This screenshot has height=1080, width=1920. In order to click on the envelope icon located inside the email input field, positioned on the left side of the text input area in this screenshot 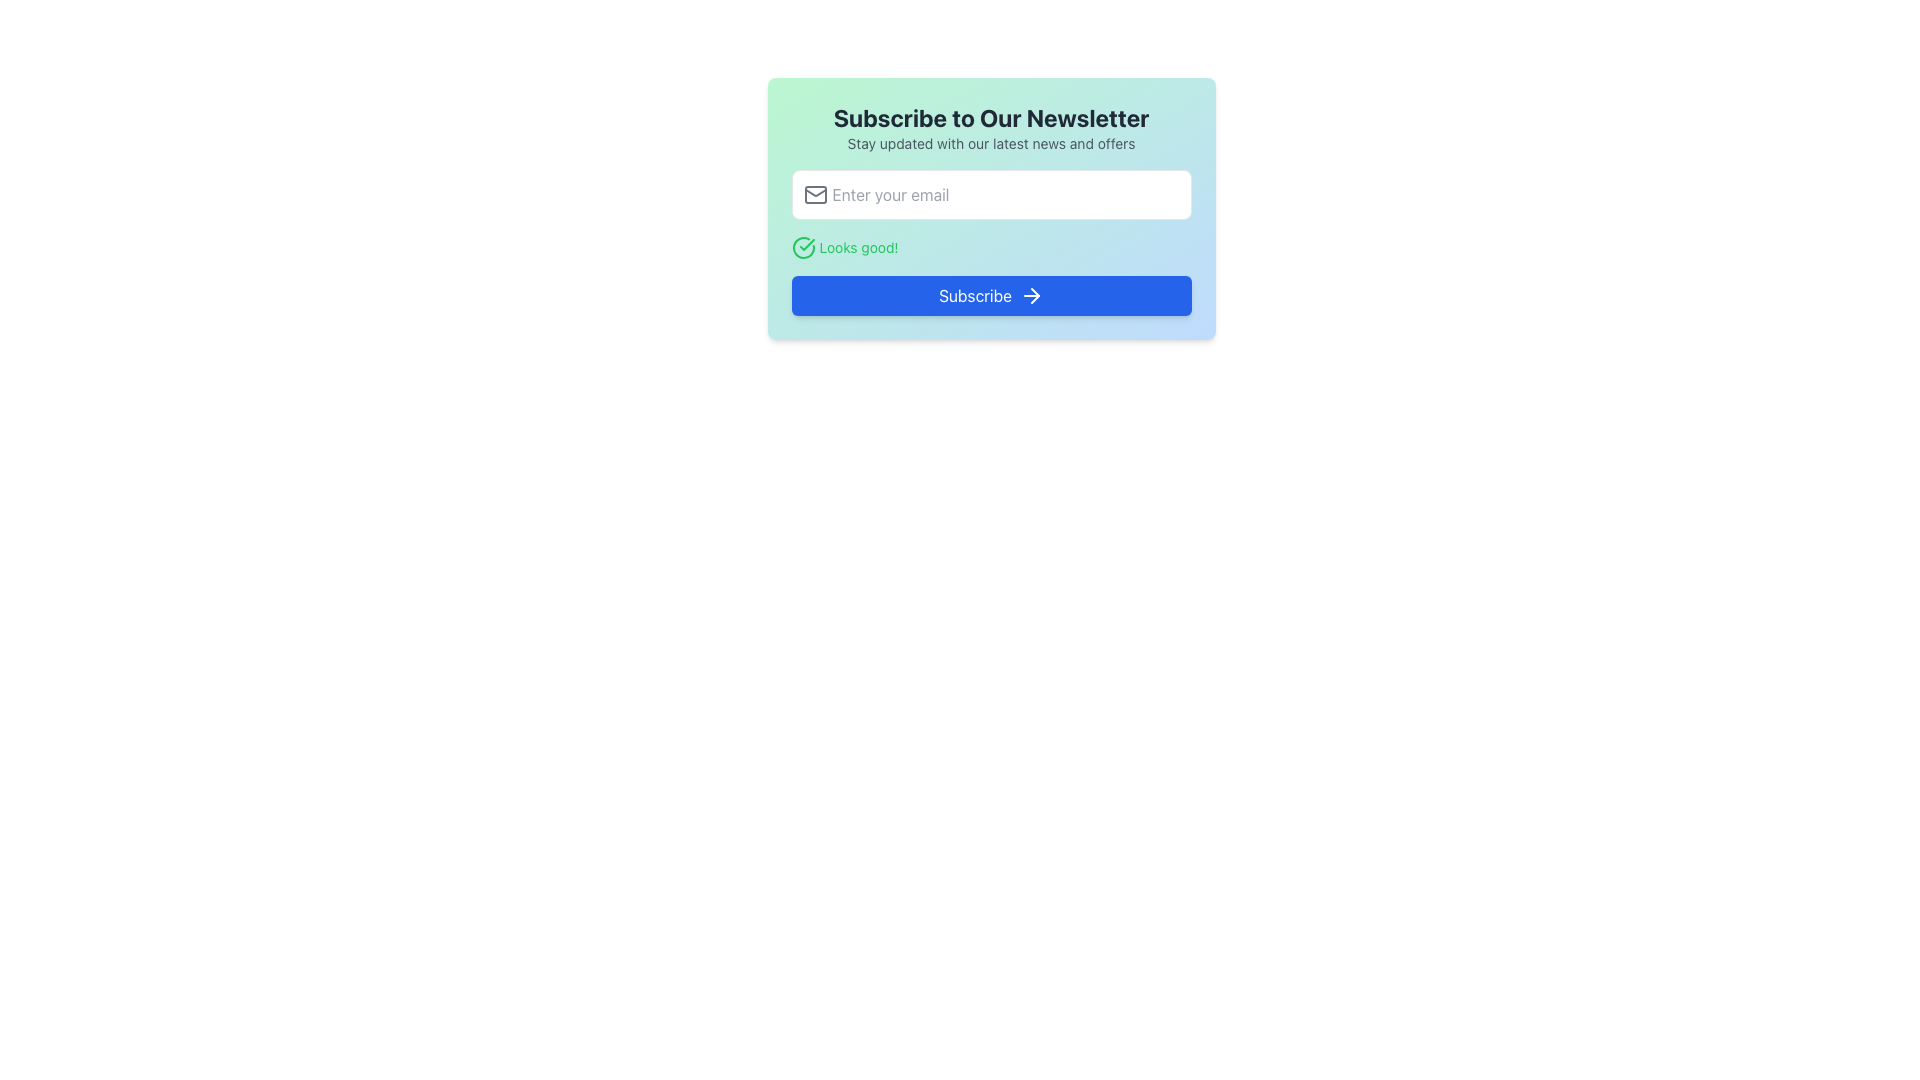, I will do `click(815, 195)`.